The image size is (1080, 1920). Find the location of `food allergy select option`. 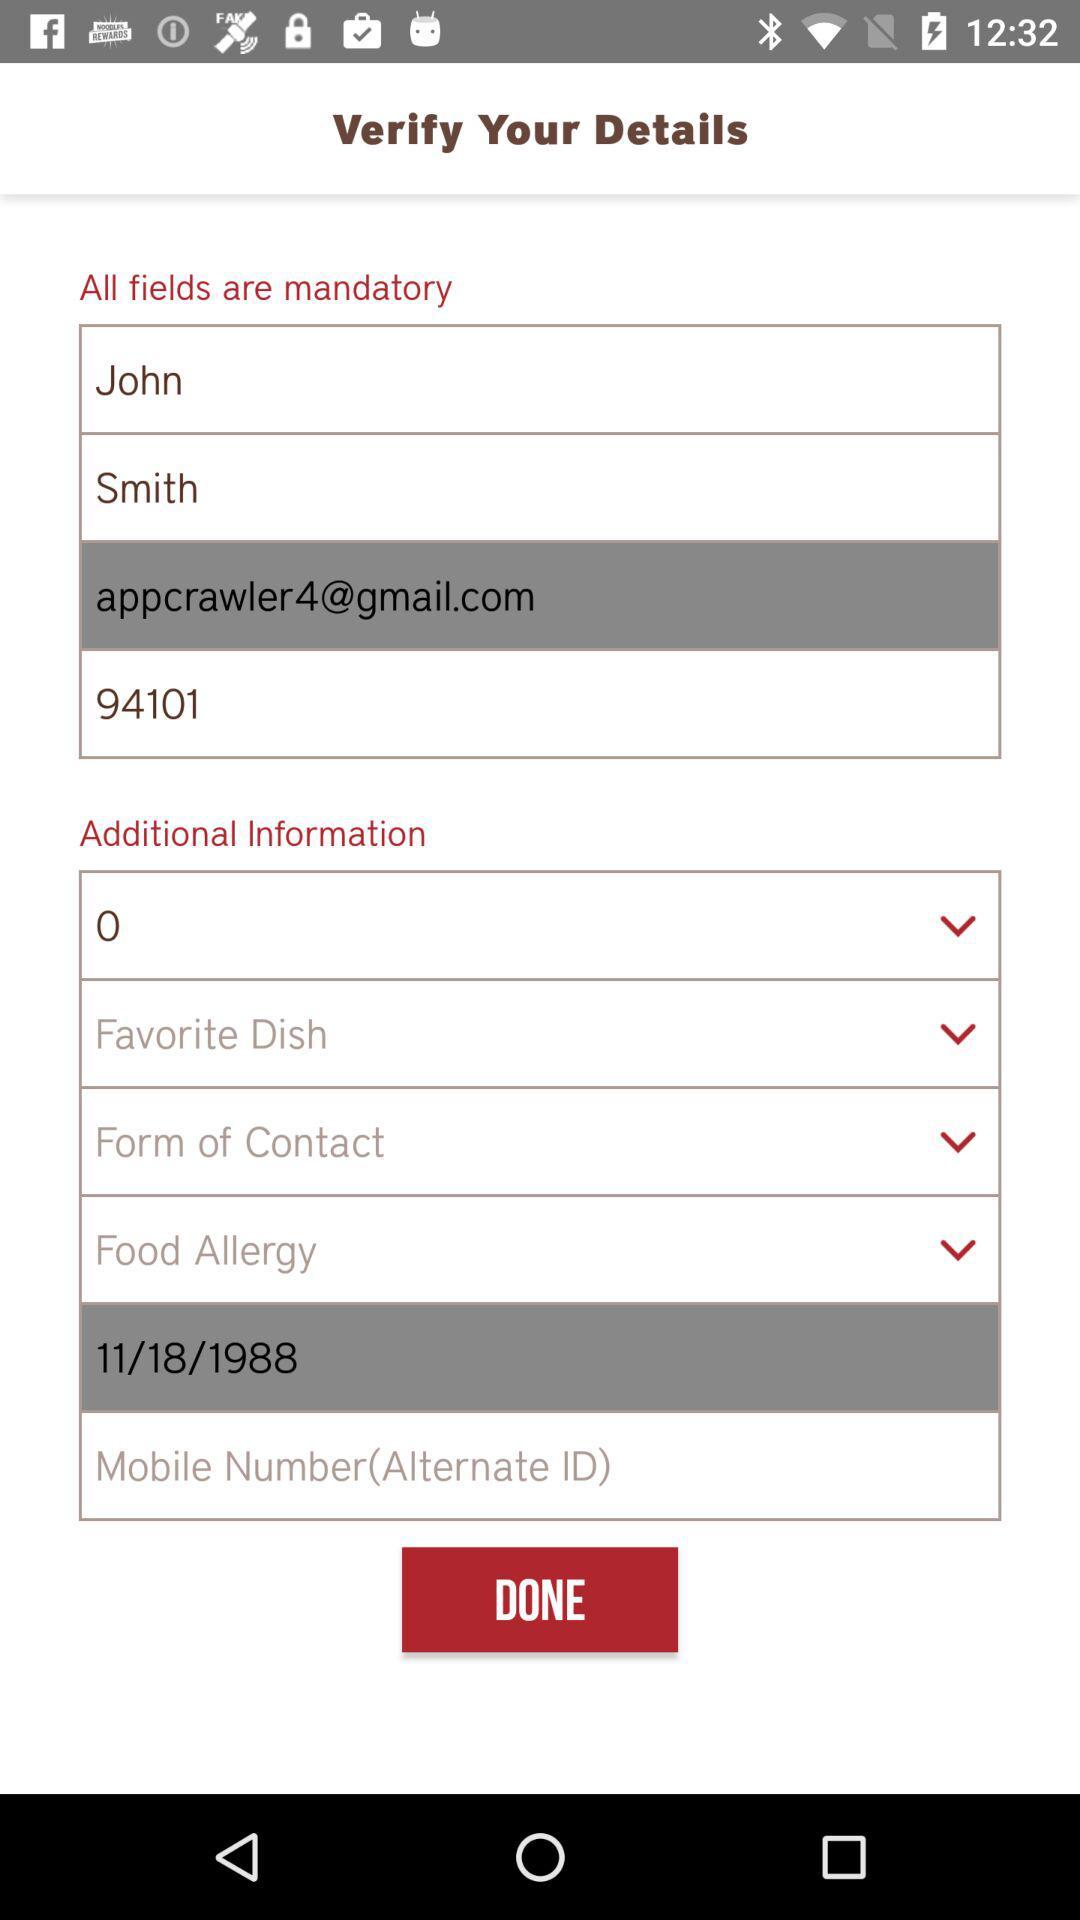

food allergy select option is located at coordinates (540, 1248).